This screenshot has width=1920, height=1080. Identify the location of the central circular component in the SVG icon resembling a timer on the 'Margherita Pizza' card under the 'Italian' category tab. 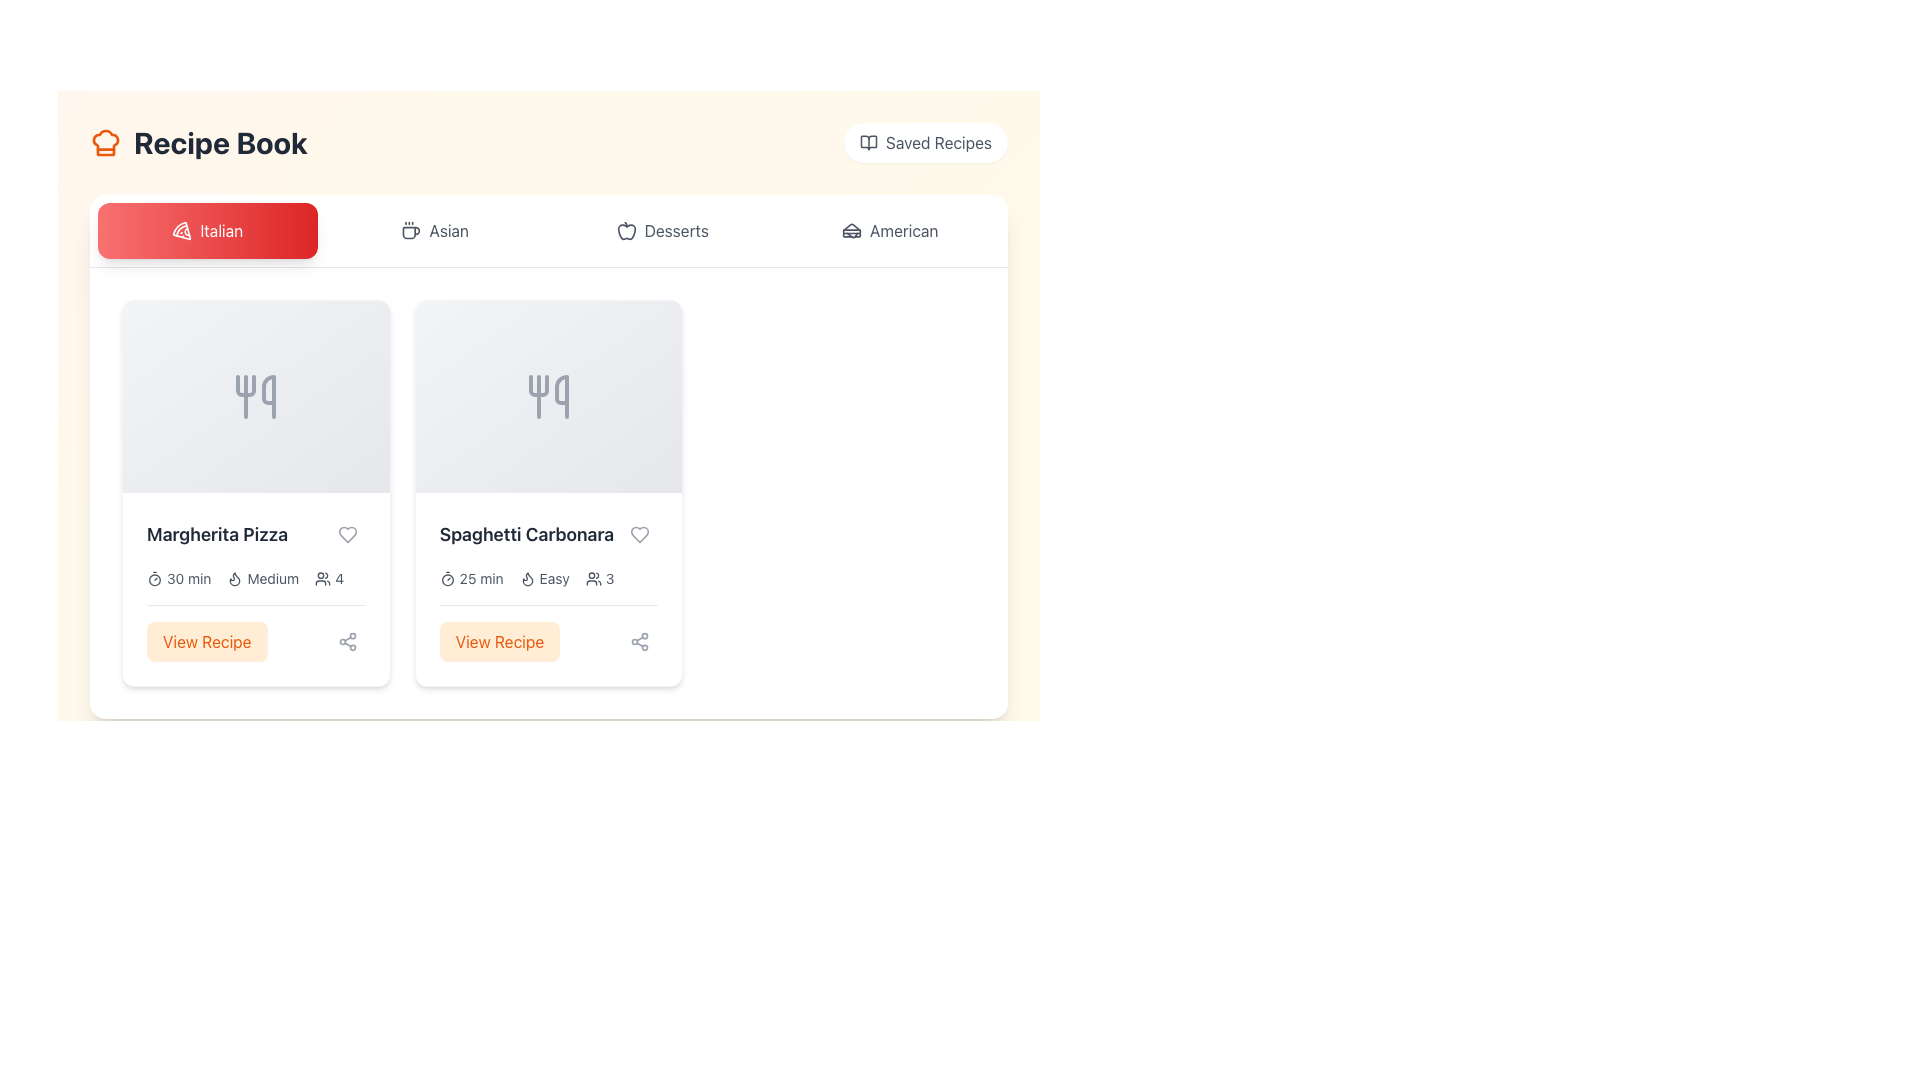
(153, 579).